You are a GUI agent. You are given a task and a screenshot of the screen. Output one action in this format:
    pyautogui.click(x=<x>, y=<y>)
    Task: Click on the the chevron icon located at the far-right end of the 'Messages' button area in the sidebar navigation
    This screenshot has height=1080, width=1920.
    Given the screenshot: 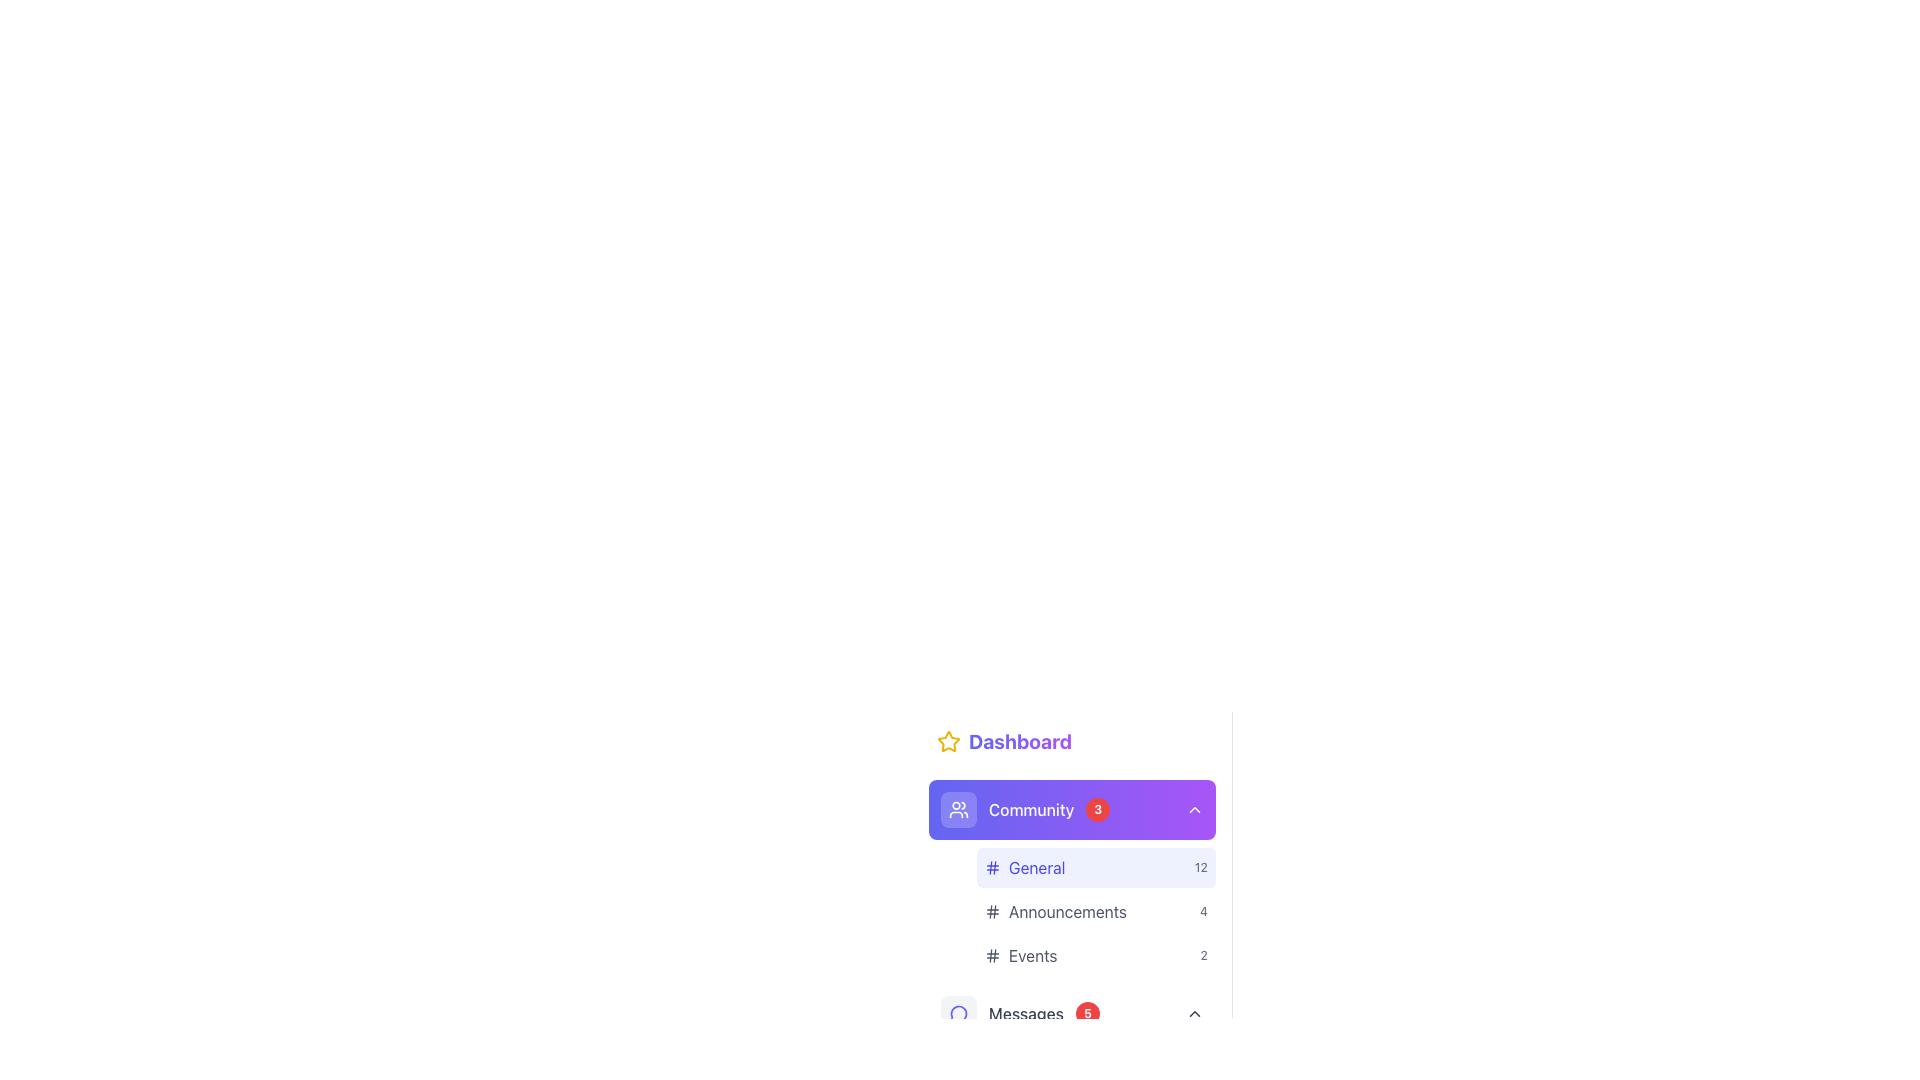 What is the action you would take?
    pyautogui.click(x=1195, y=1014)
    